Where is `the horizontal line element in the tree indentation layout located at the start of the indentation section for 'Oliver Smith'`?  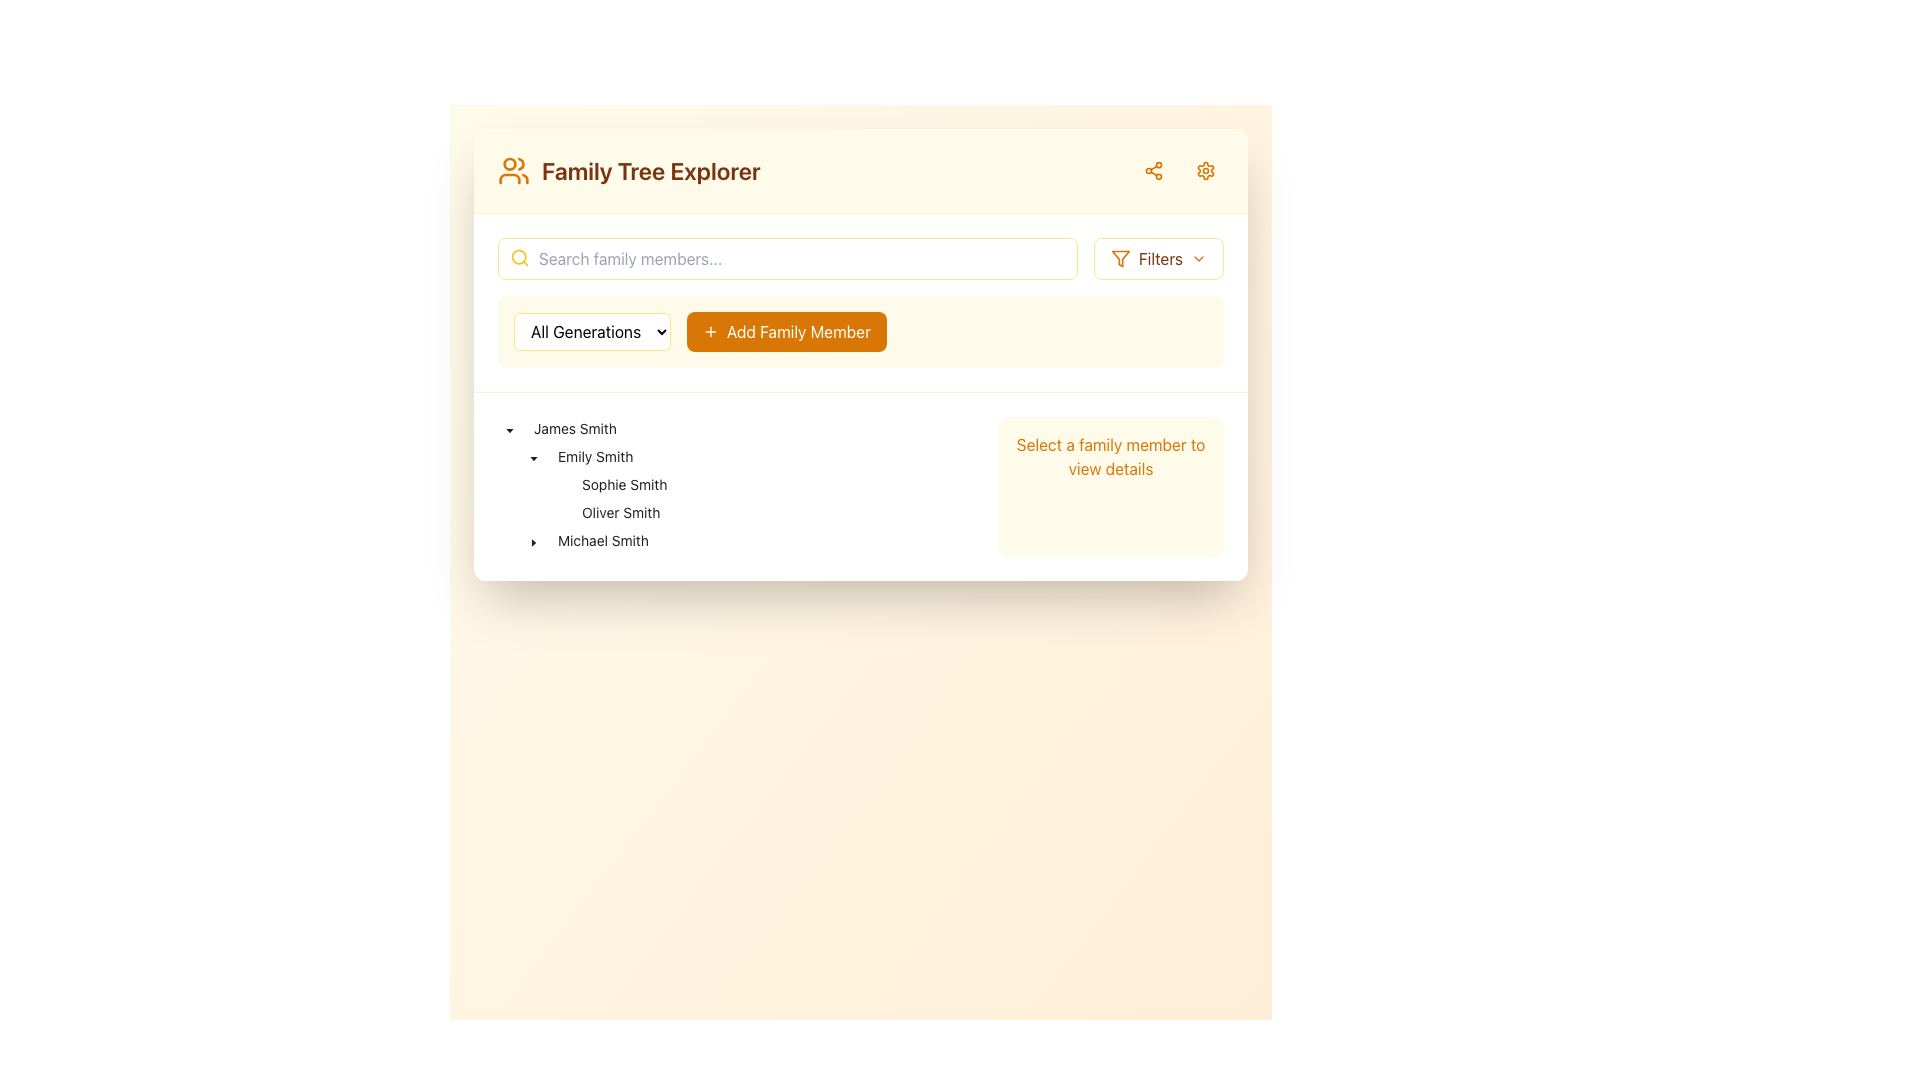 the horizontal line element in the tree indentation layout located at the start of the indentation section for 'Oliver Smith' is located at coordinates (522, 512).